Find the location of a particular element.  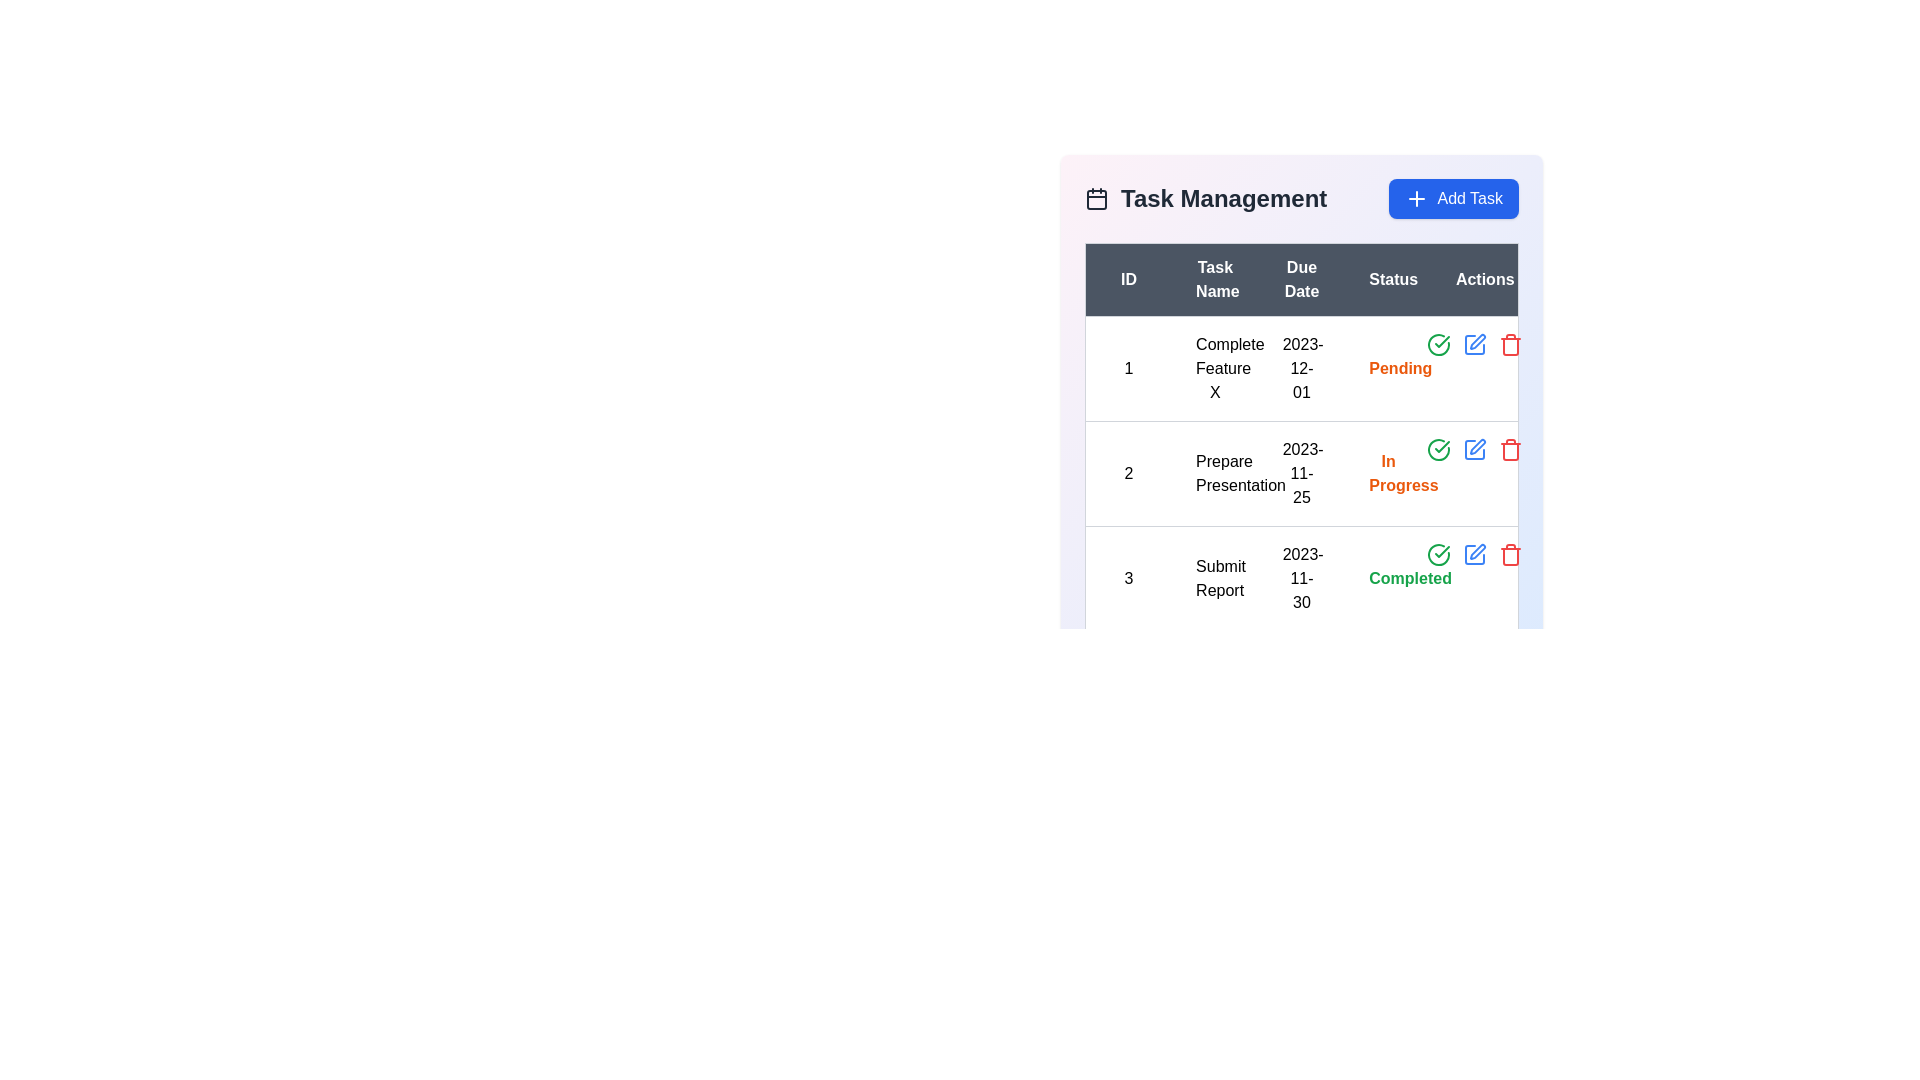

the label indicating the task name 'Complete Feature X' located in the second column of the first row of the task management table is located at coordinates (1214, 369).